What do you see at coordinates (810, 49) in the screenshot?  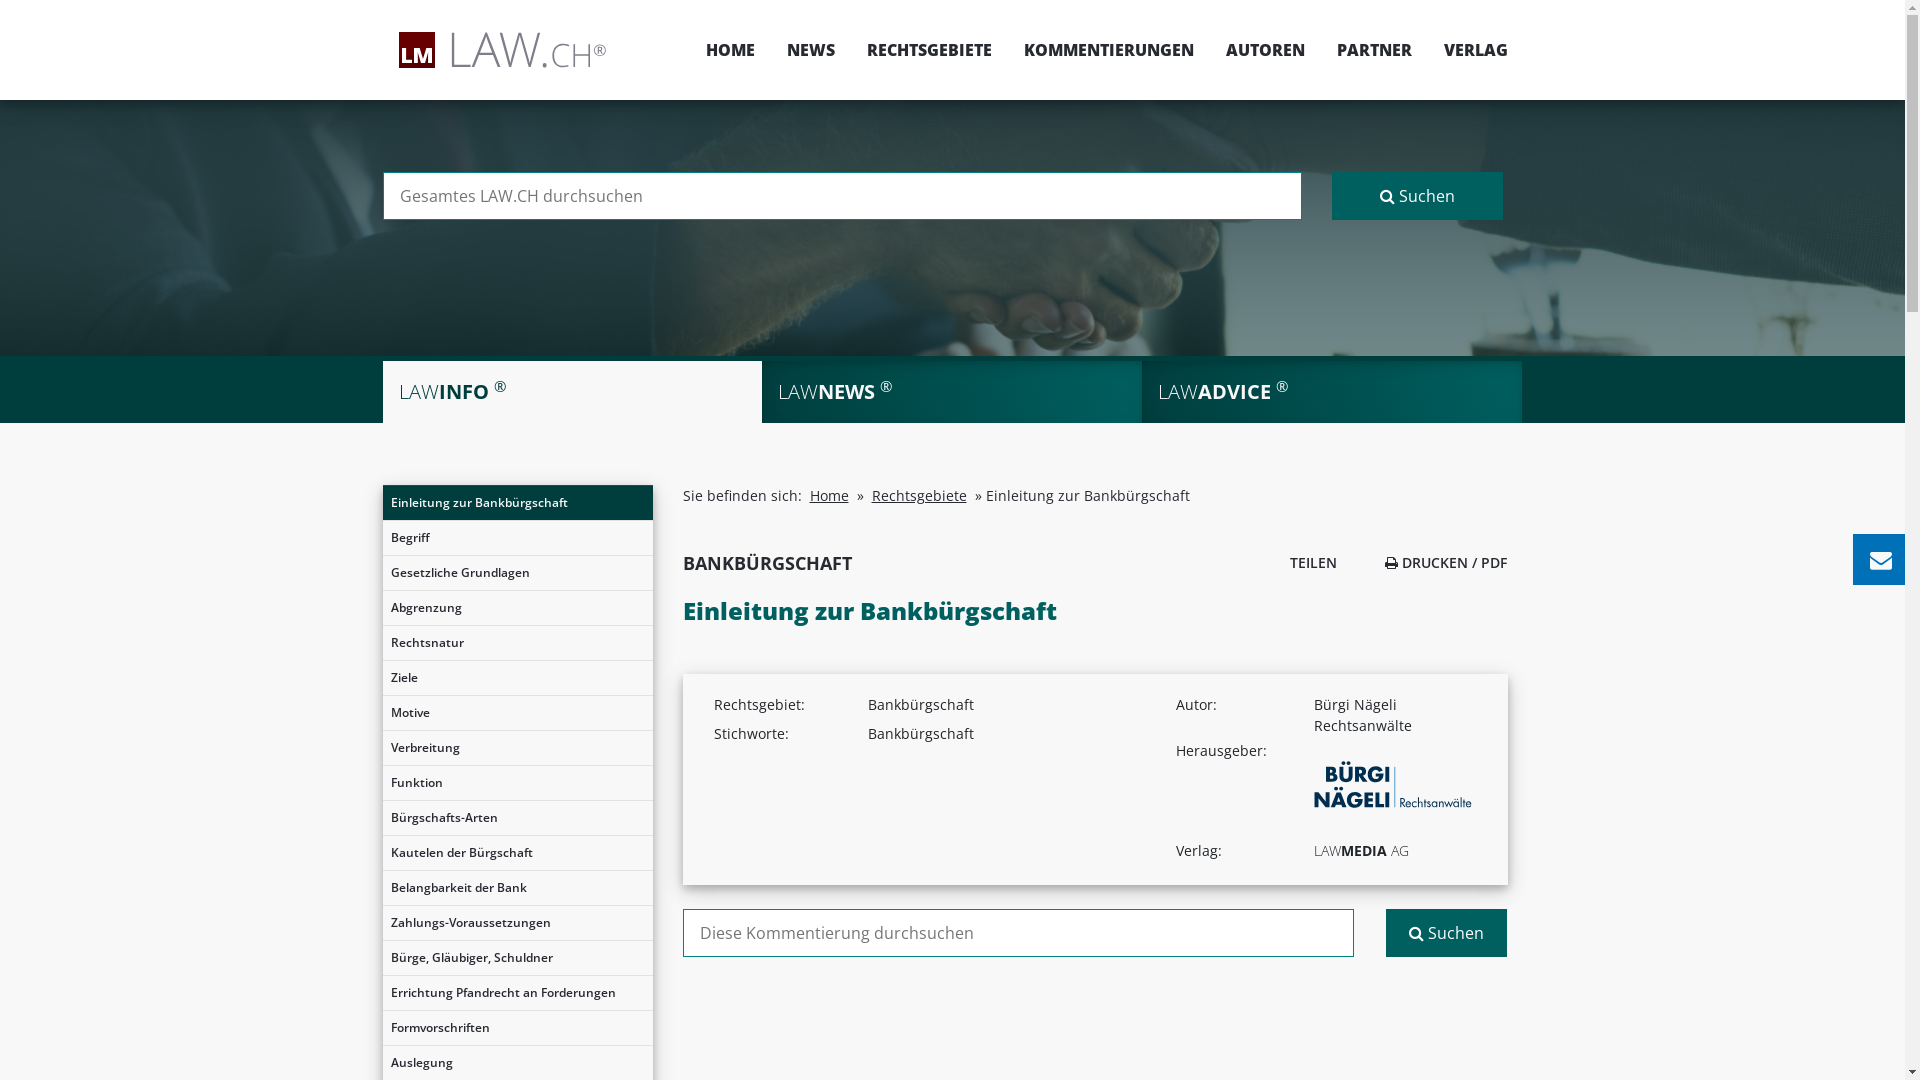 I see `'NEWS'` at bounding box center [810, 49].